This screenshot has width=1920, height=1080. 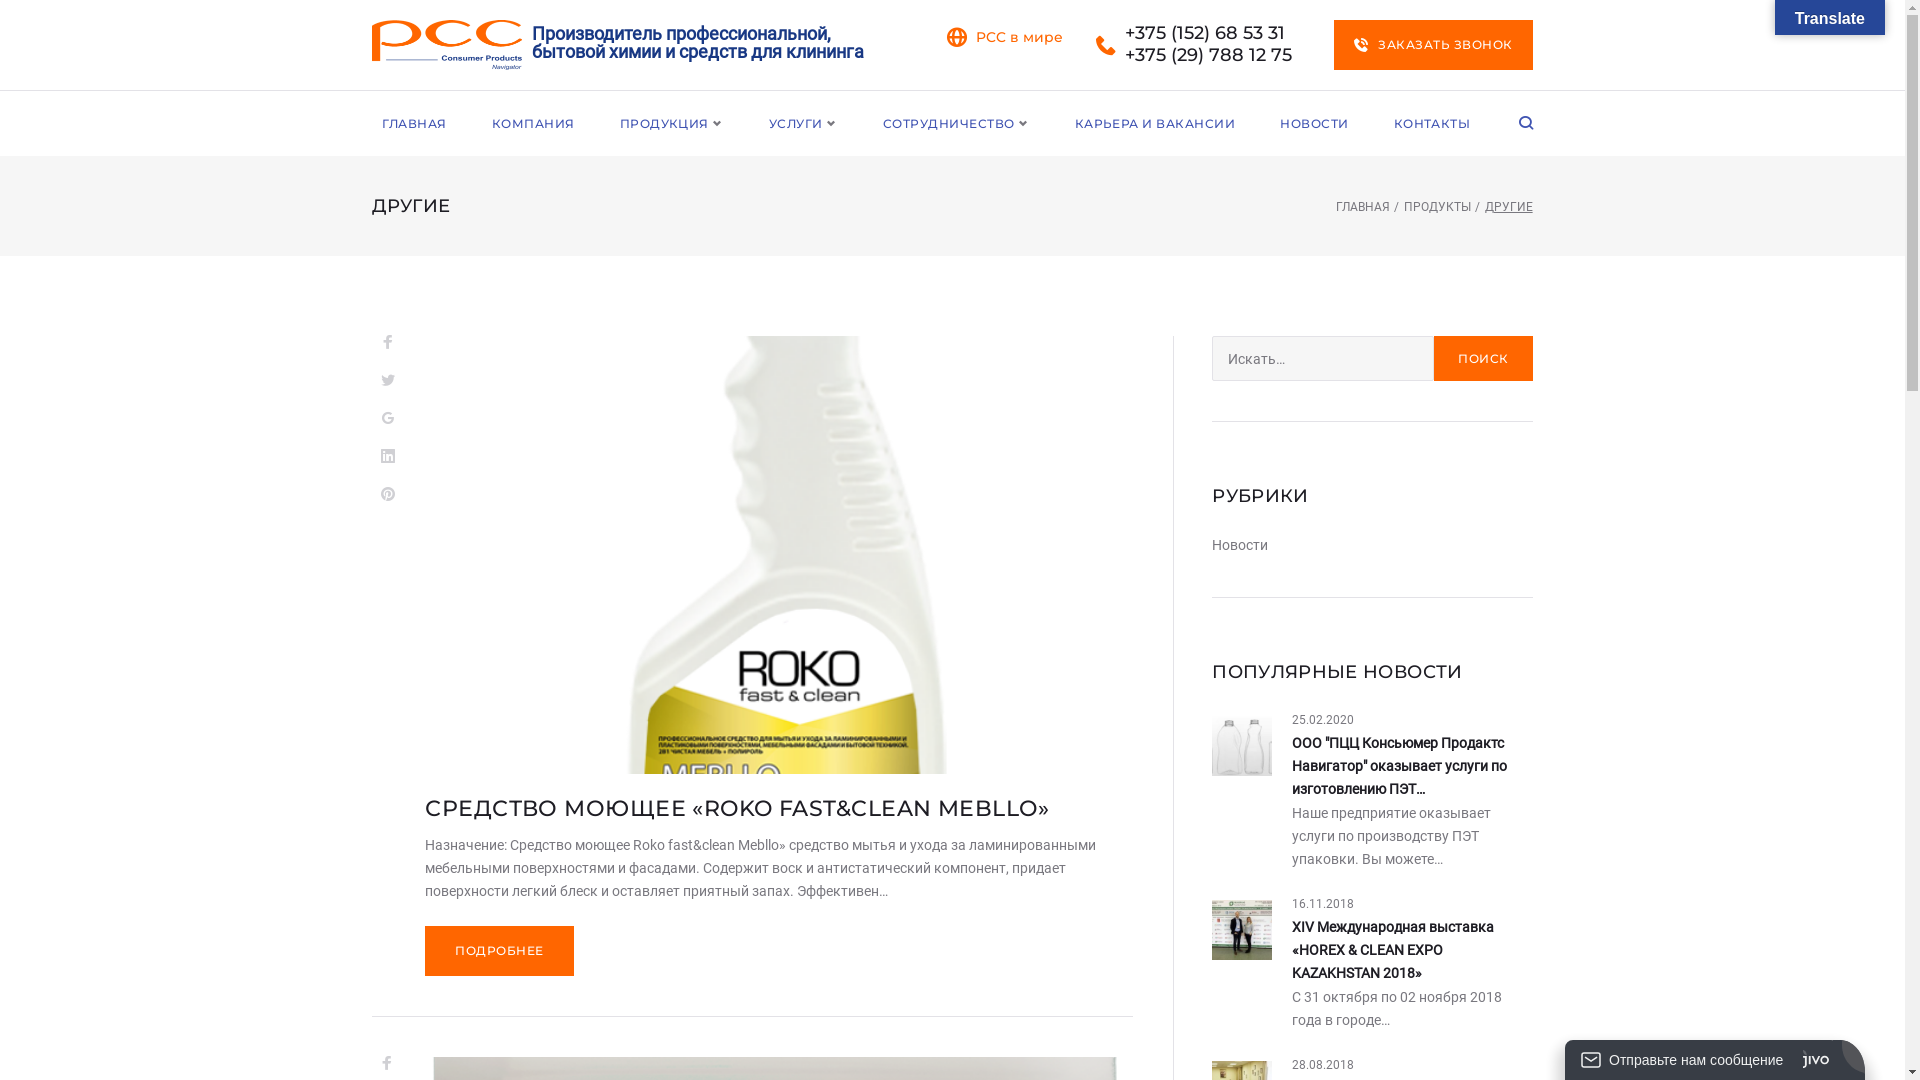 What do you see at coordinates (1323, 720) in the screenshot?
I see `'25.02.2020'` at bounding box center [1323, 720].